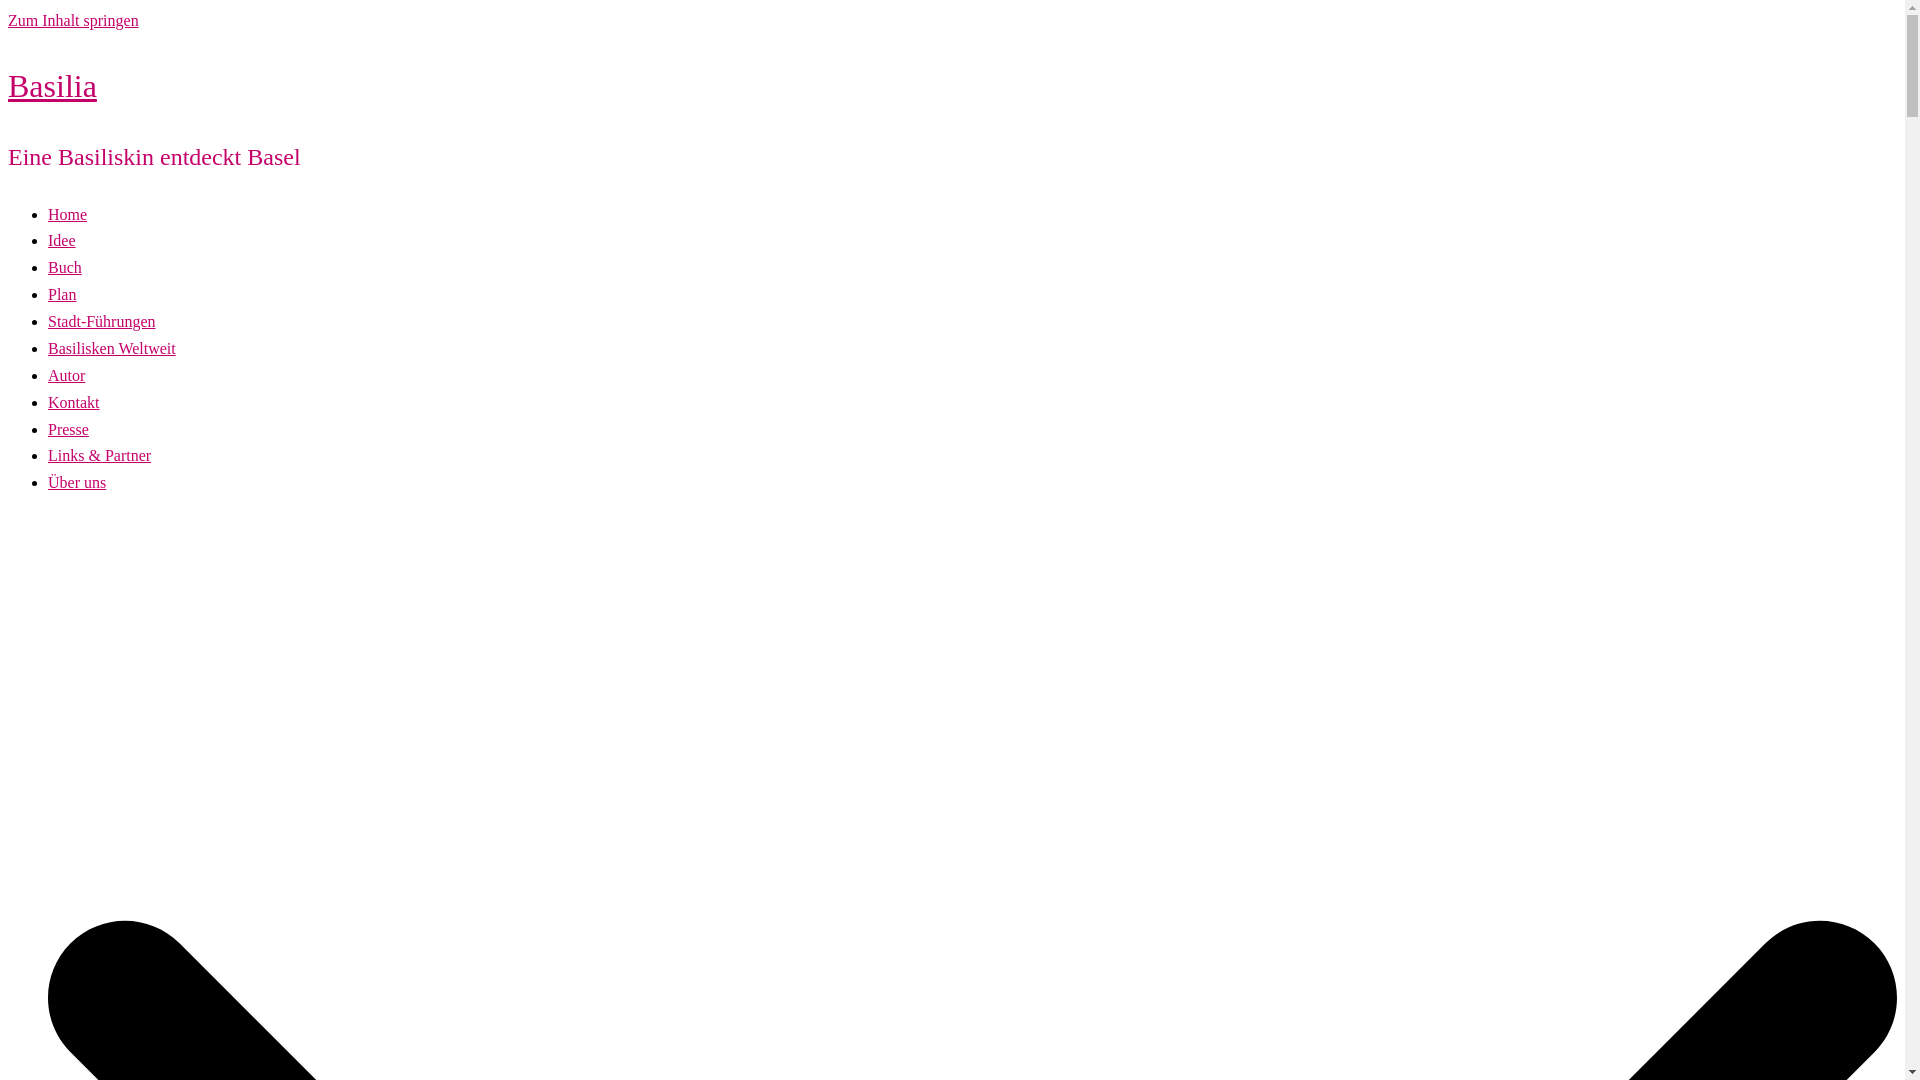 The width and height of the screenshot is (1920, 1080). Describe the element at coordinates (67, 214) in the screenshot. I see `'Home'` at that location.